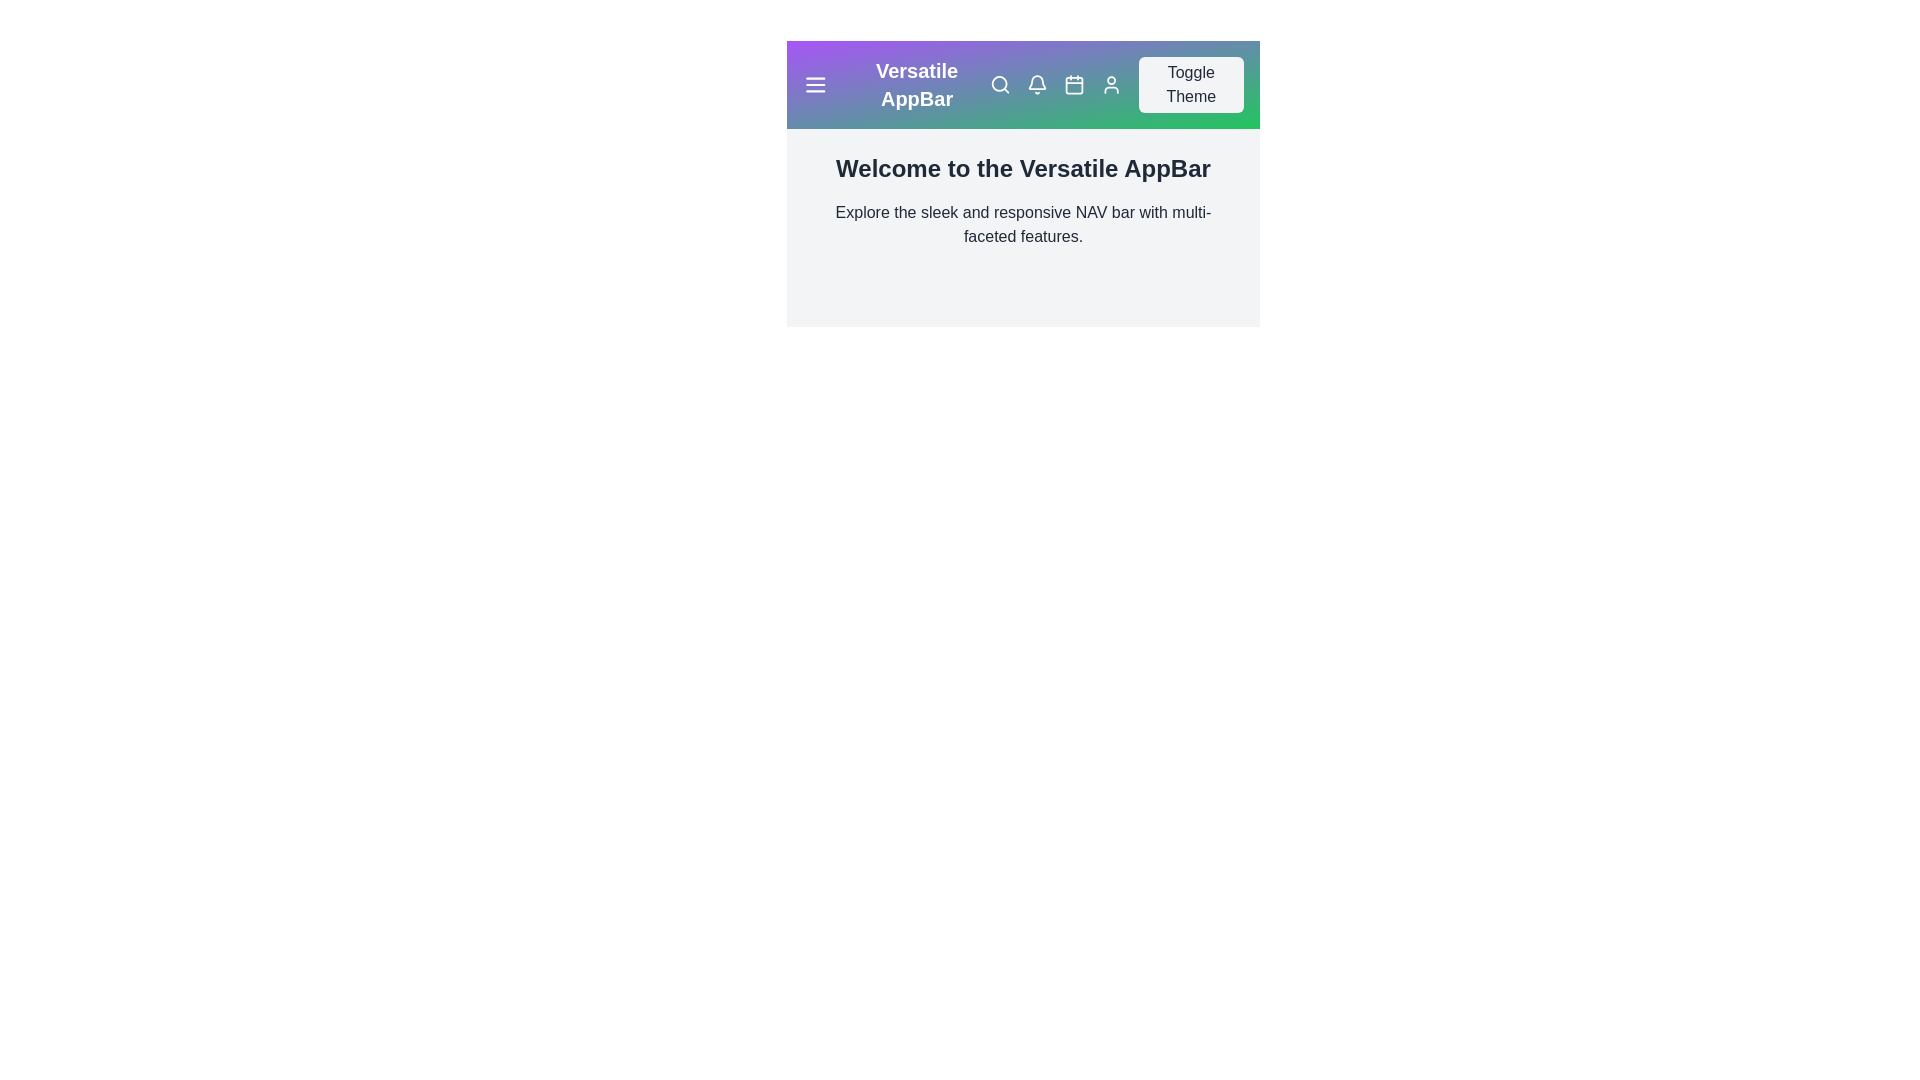 Image resolution: width=1920 pixels, height=1080 pixels. What do you see at coordinates (999, 83) in the screenshot?
I see `the search icon to initiate a search` at bounding box center [999, 83].